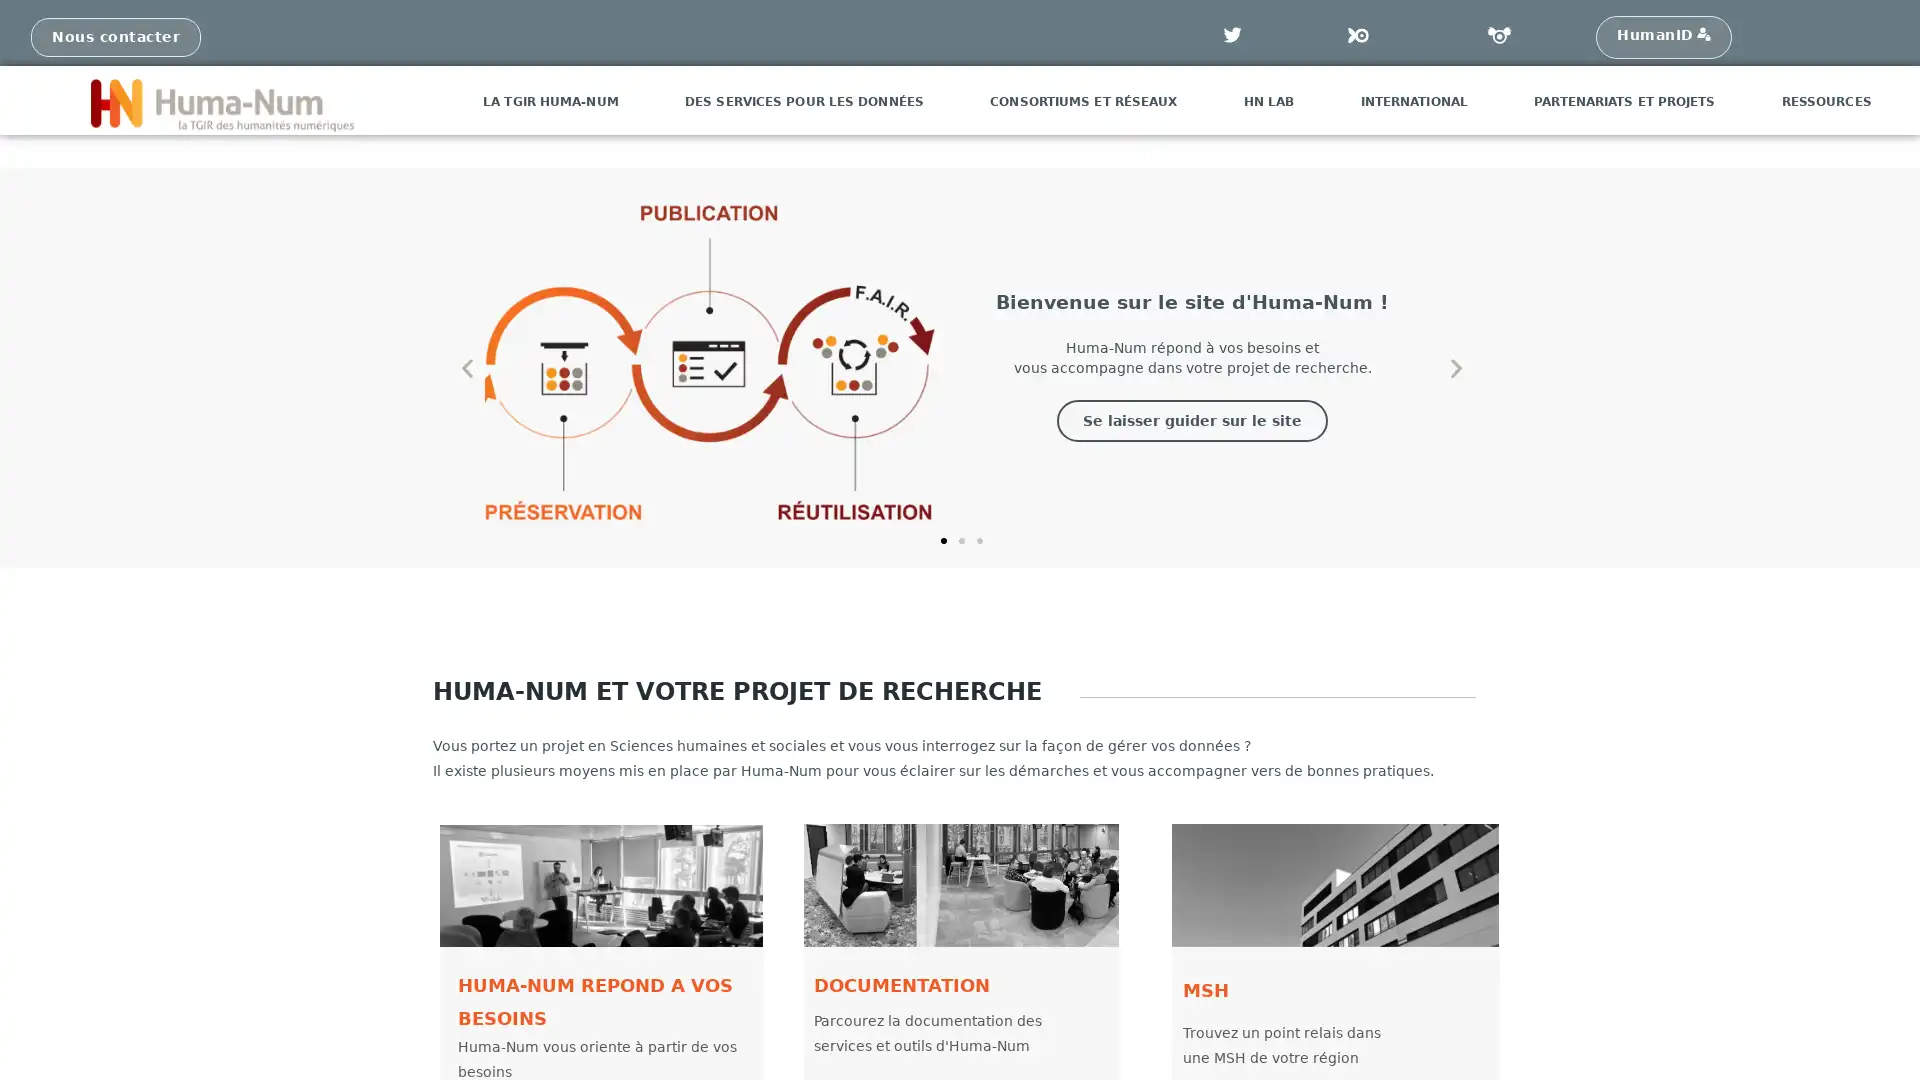  I want to click on Go to slide 3, so click(979, 540).